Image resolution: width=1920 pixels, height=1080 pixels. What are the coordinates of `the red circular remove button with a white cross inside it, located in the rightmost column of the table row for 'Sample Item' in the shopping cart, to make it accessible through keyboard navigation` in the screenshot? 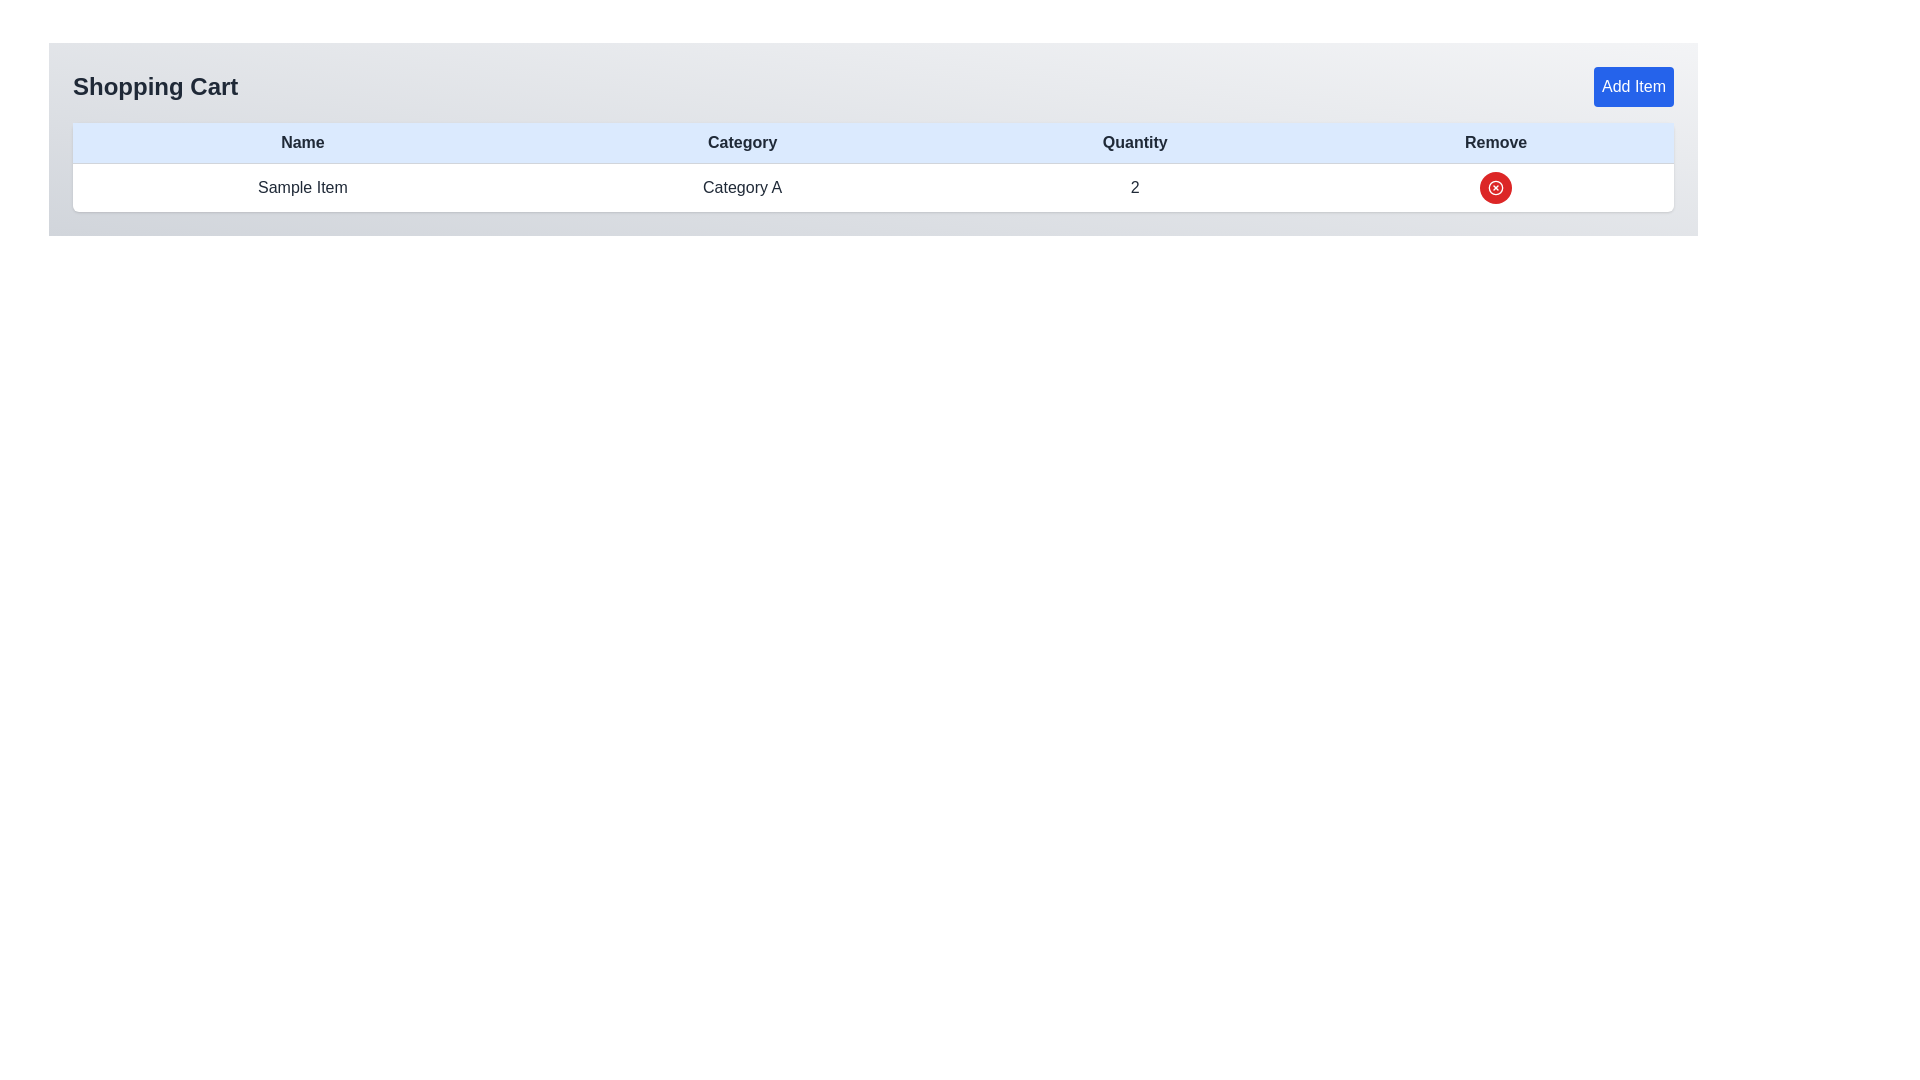 It's located at (1496, 188).